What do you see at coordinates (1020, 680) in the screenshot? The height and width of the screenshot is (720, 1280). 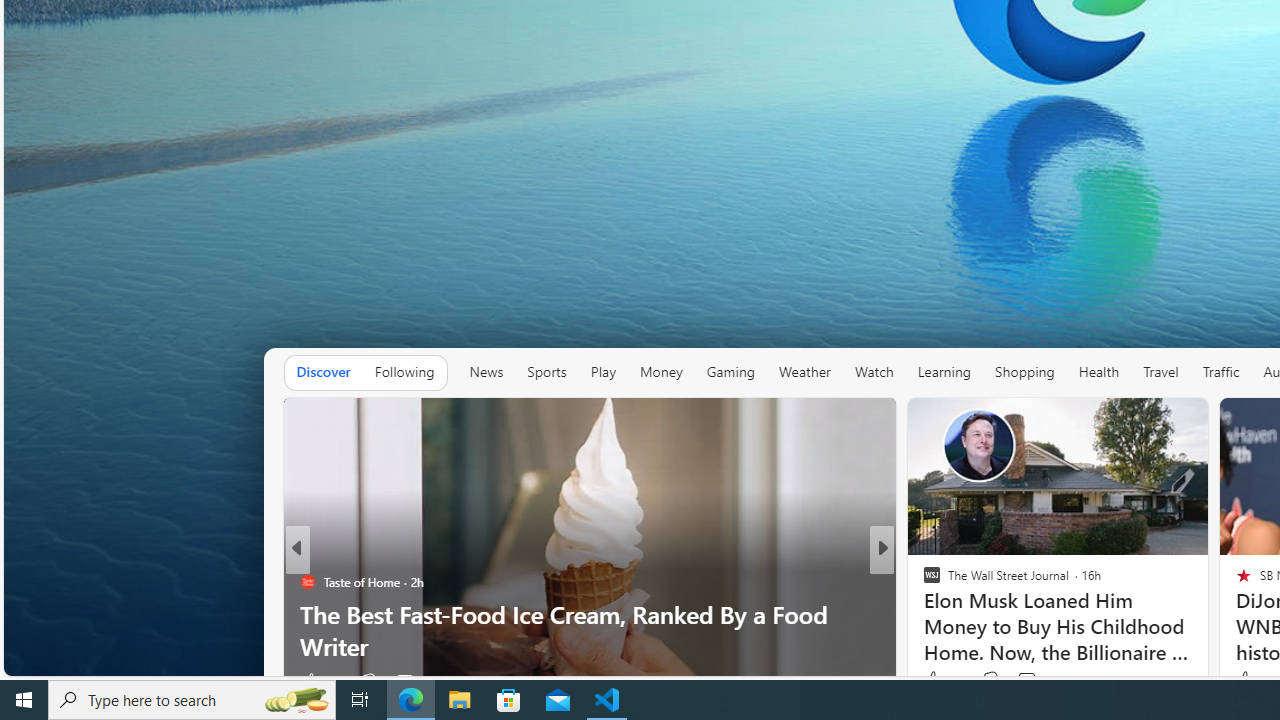 I see `'View comments 247 Comment'` at bounding box center [1020, 680].